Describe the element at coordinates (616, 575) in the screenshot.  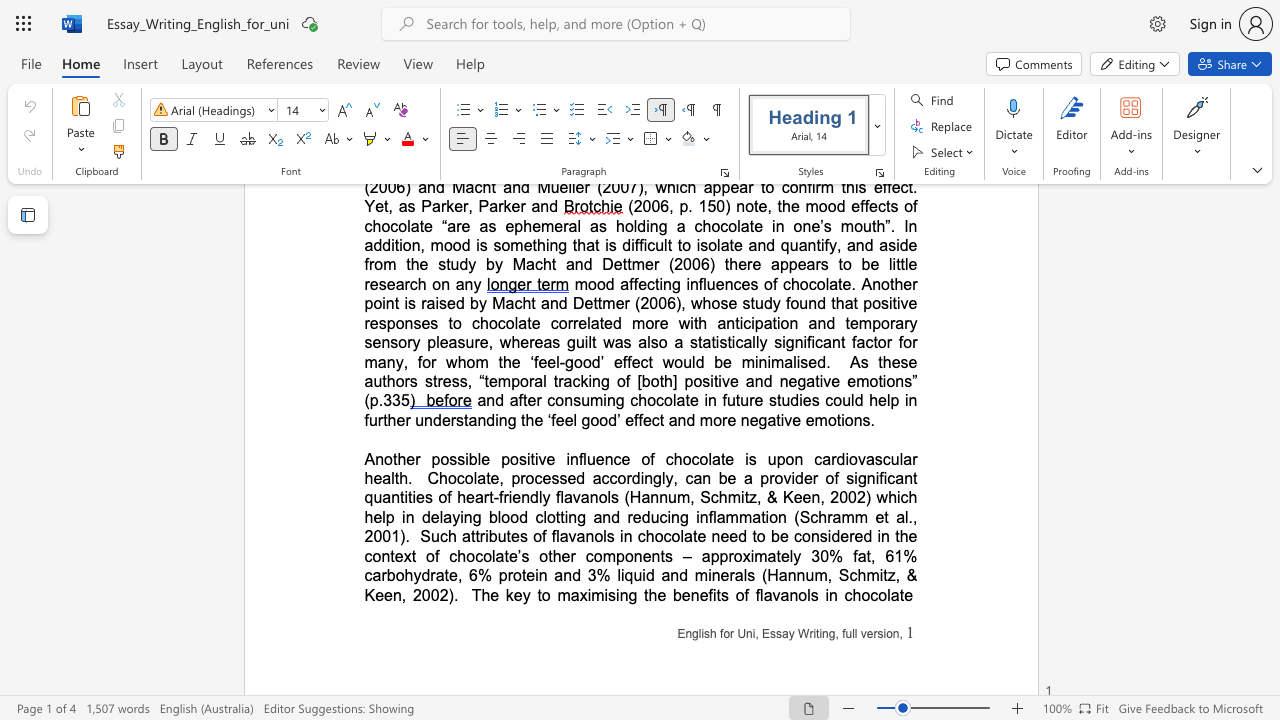
I see `the subset text "liquid and" within the text "Such attributes of flavanols in chocolate need to be considered in the context of chocolate’s other components – approximately 30% fat, 61% carbohydrate, 6% protein and 3% liquid and minerals (Hannum, Schmitz, & Keen, 2002)"` at that location.